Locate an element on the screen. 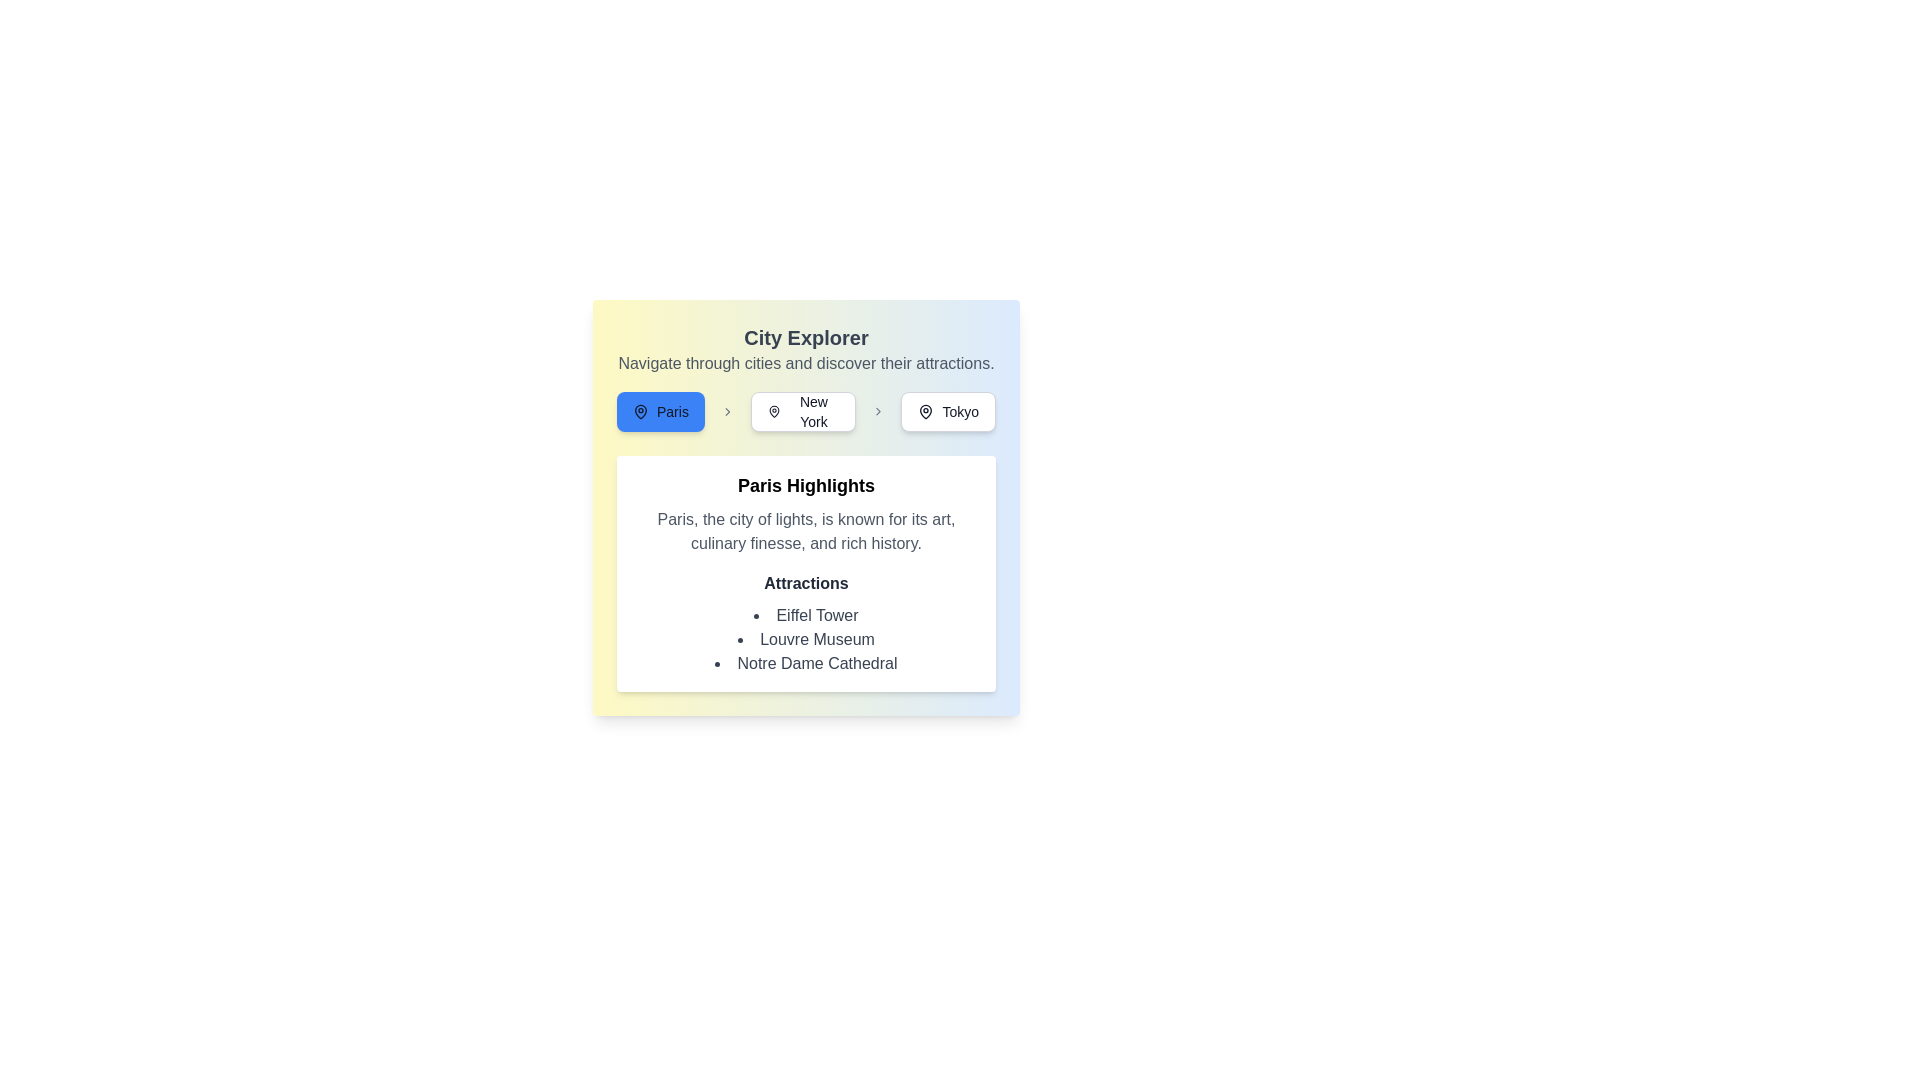  the 'Louvre Museum' text label, which is the second item in the Attractions list is located at coordinates (806, 640).